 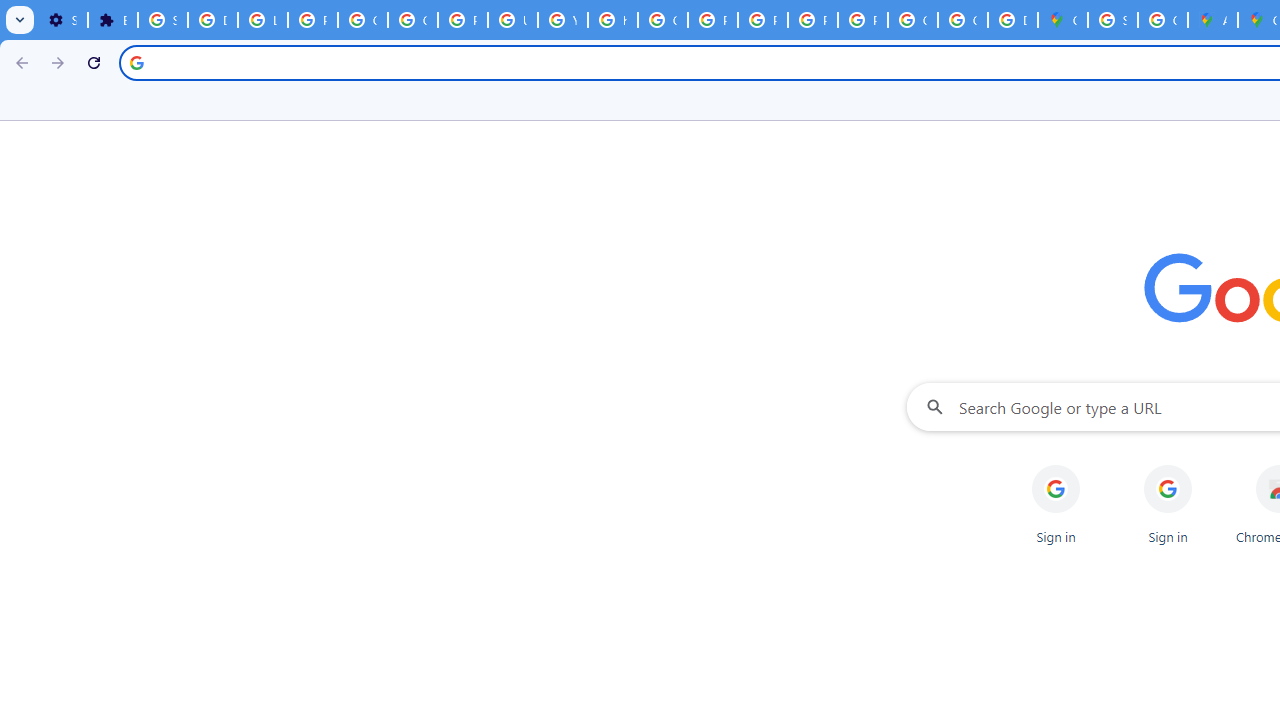 What do you see at coordinates (712, 20) in the screenshot?
I see `'Privacy Help Center - Policies Help'` at bounding box center [712, 20].